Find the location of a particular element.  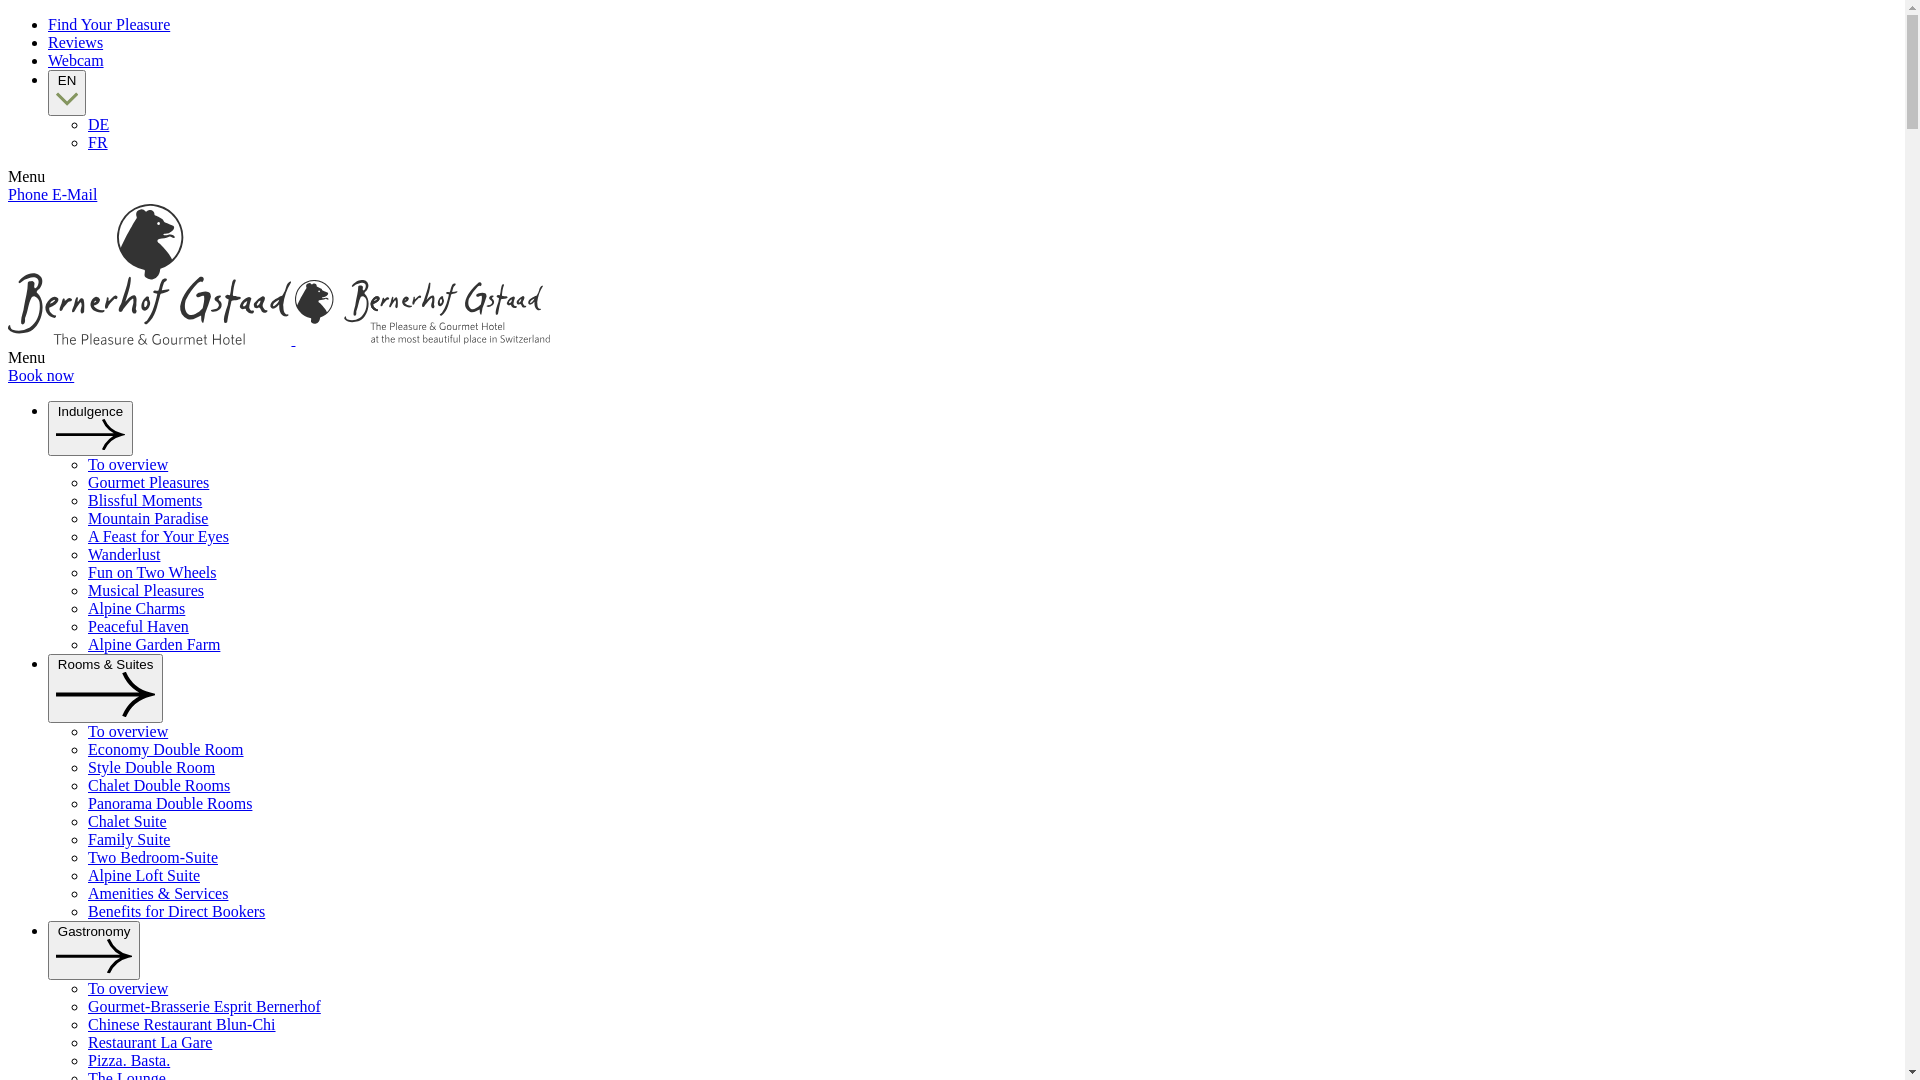

'Style Double Room' is located at coordinates (86, 766).